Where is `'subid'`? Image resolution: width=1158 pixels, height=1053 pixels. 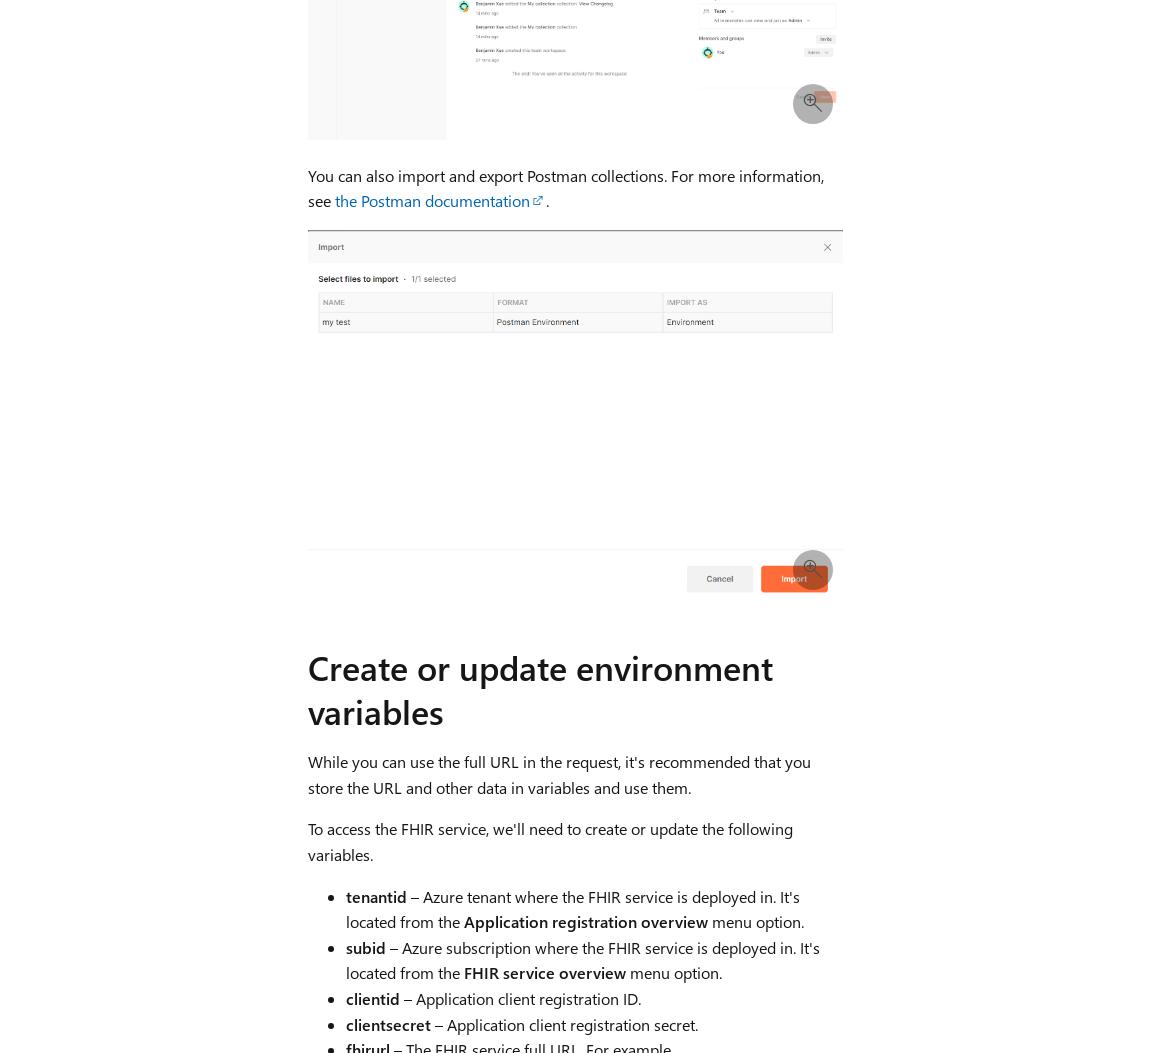
'subid' is located at coordinates (364, 945).